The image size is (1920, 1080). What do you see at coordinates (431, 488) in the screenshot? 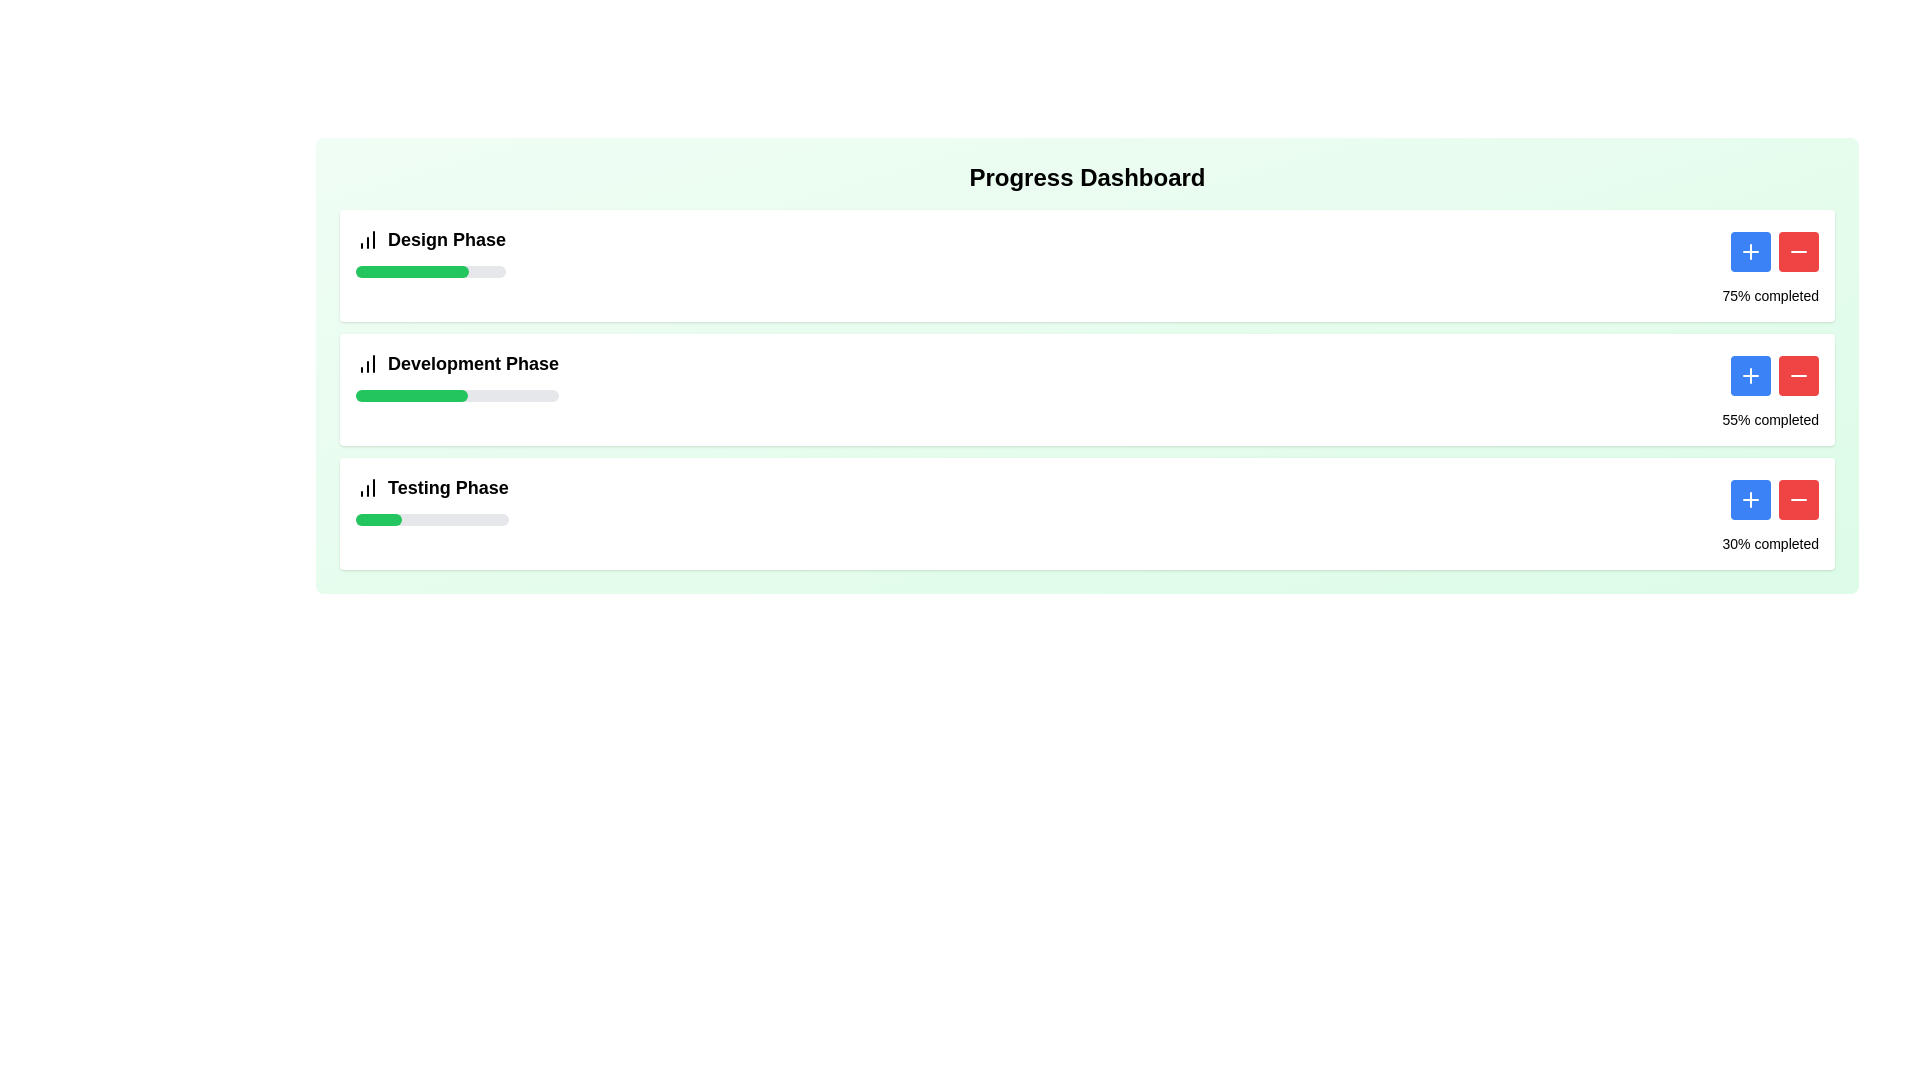
I see `the 'Testing Phase' label with the bar chart icon to interact with related functionalities` at bounding box center [431, 488].